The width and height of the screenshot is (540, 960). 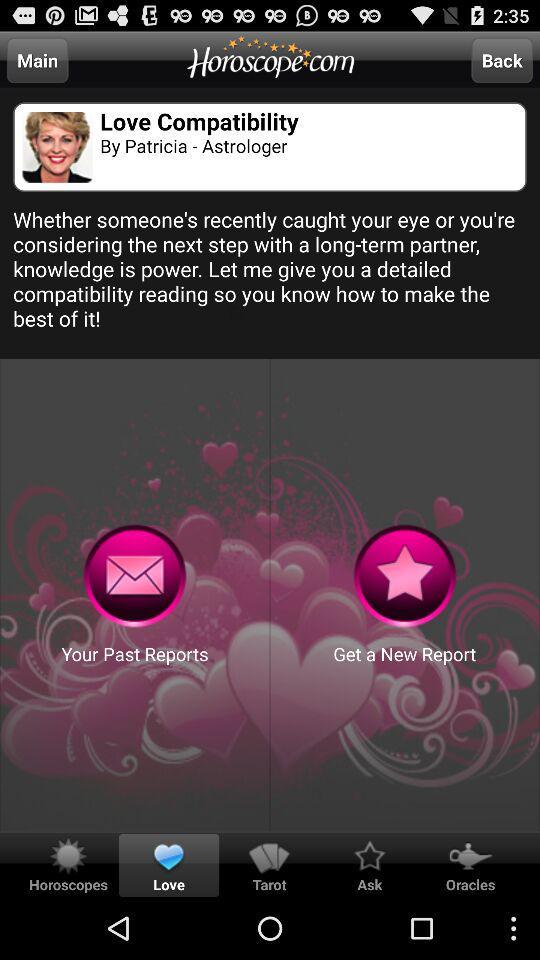 What do you see at coordinates (405, 576) in the screenshot?
I see `get a new report` at bounding box center [405, 576].